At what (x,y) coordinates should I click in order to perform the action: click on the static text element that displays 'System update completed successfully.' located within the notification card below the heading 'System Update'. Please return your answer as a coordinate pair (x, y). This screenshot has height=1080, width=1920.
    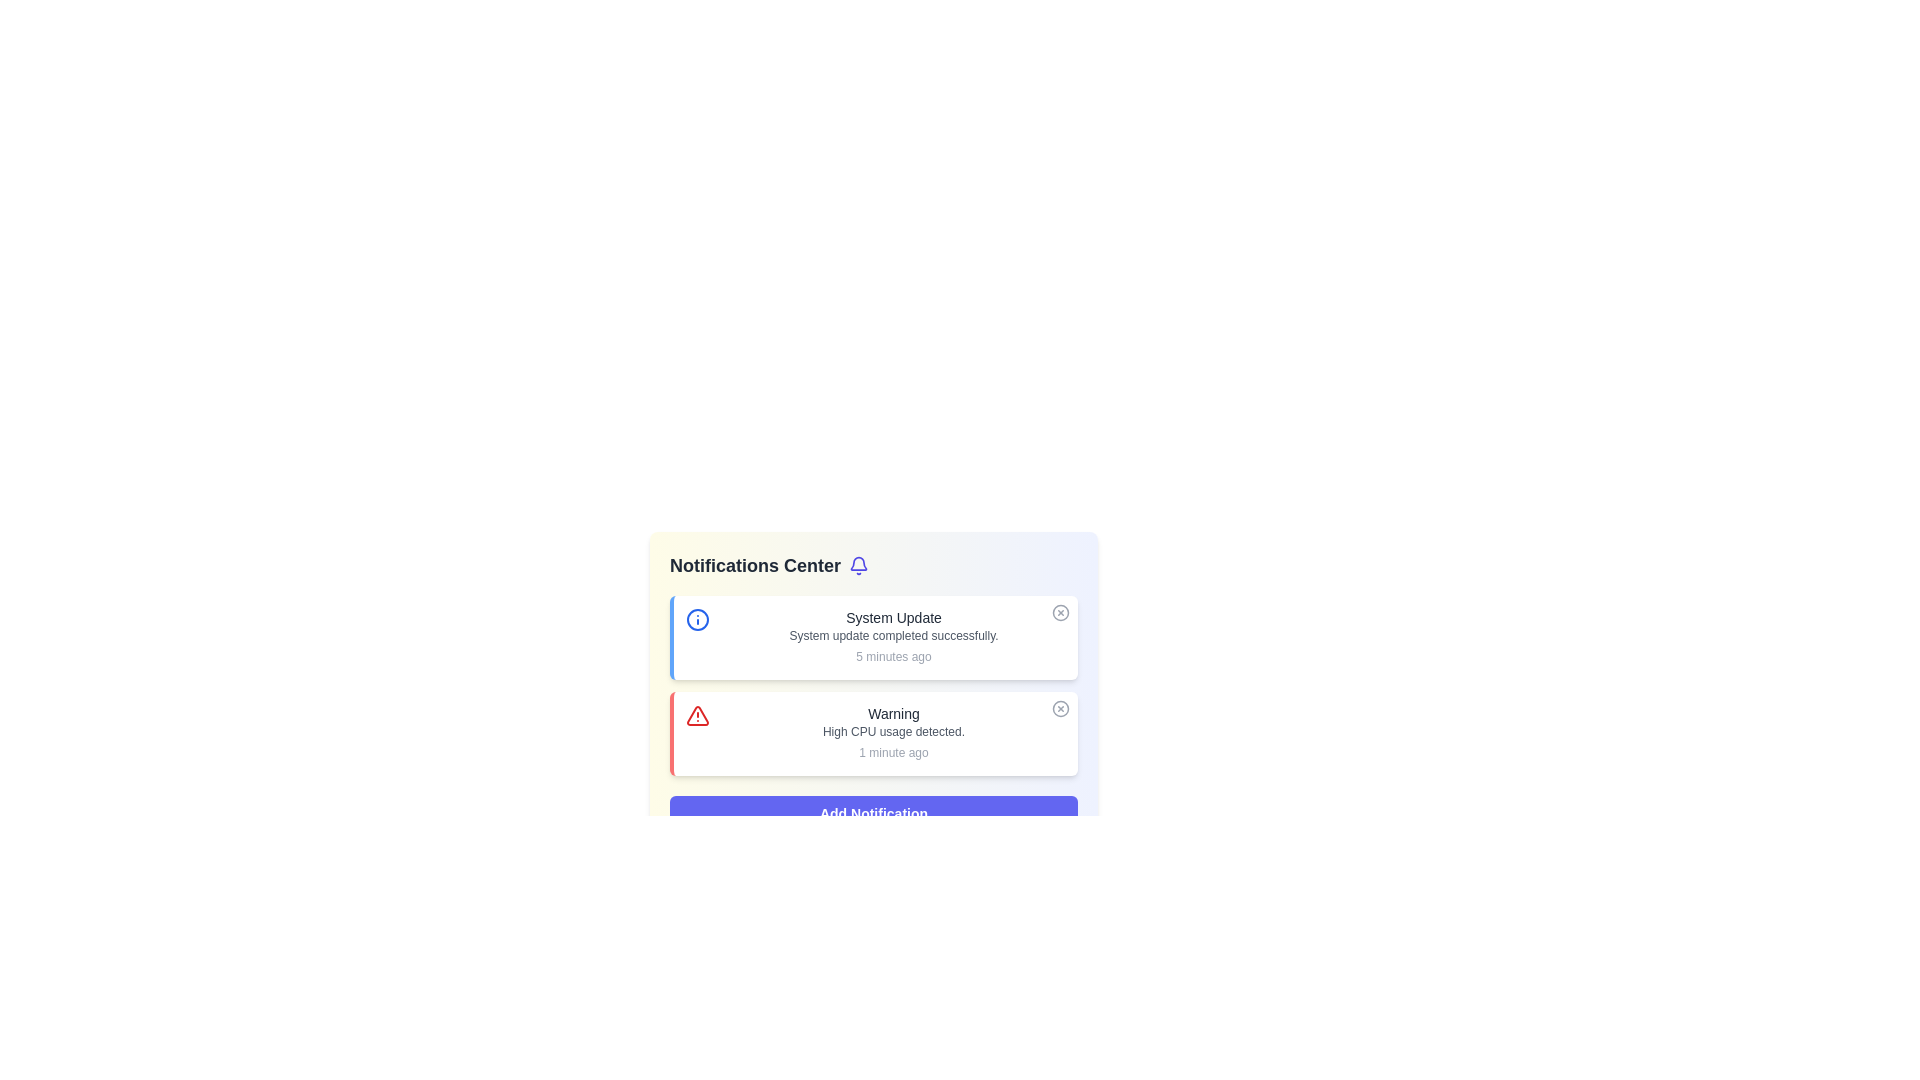
    Looking at the image, I should click on (892, 636).